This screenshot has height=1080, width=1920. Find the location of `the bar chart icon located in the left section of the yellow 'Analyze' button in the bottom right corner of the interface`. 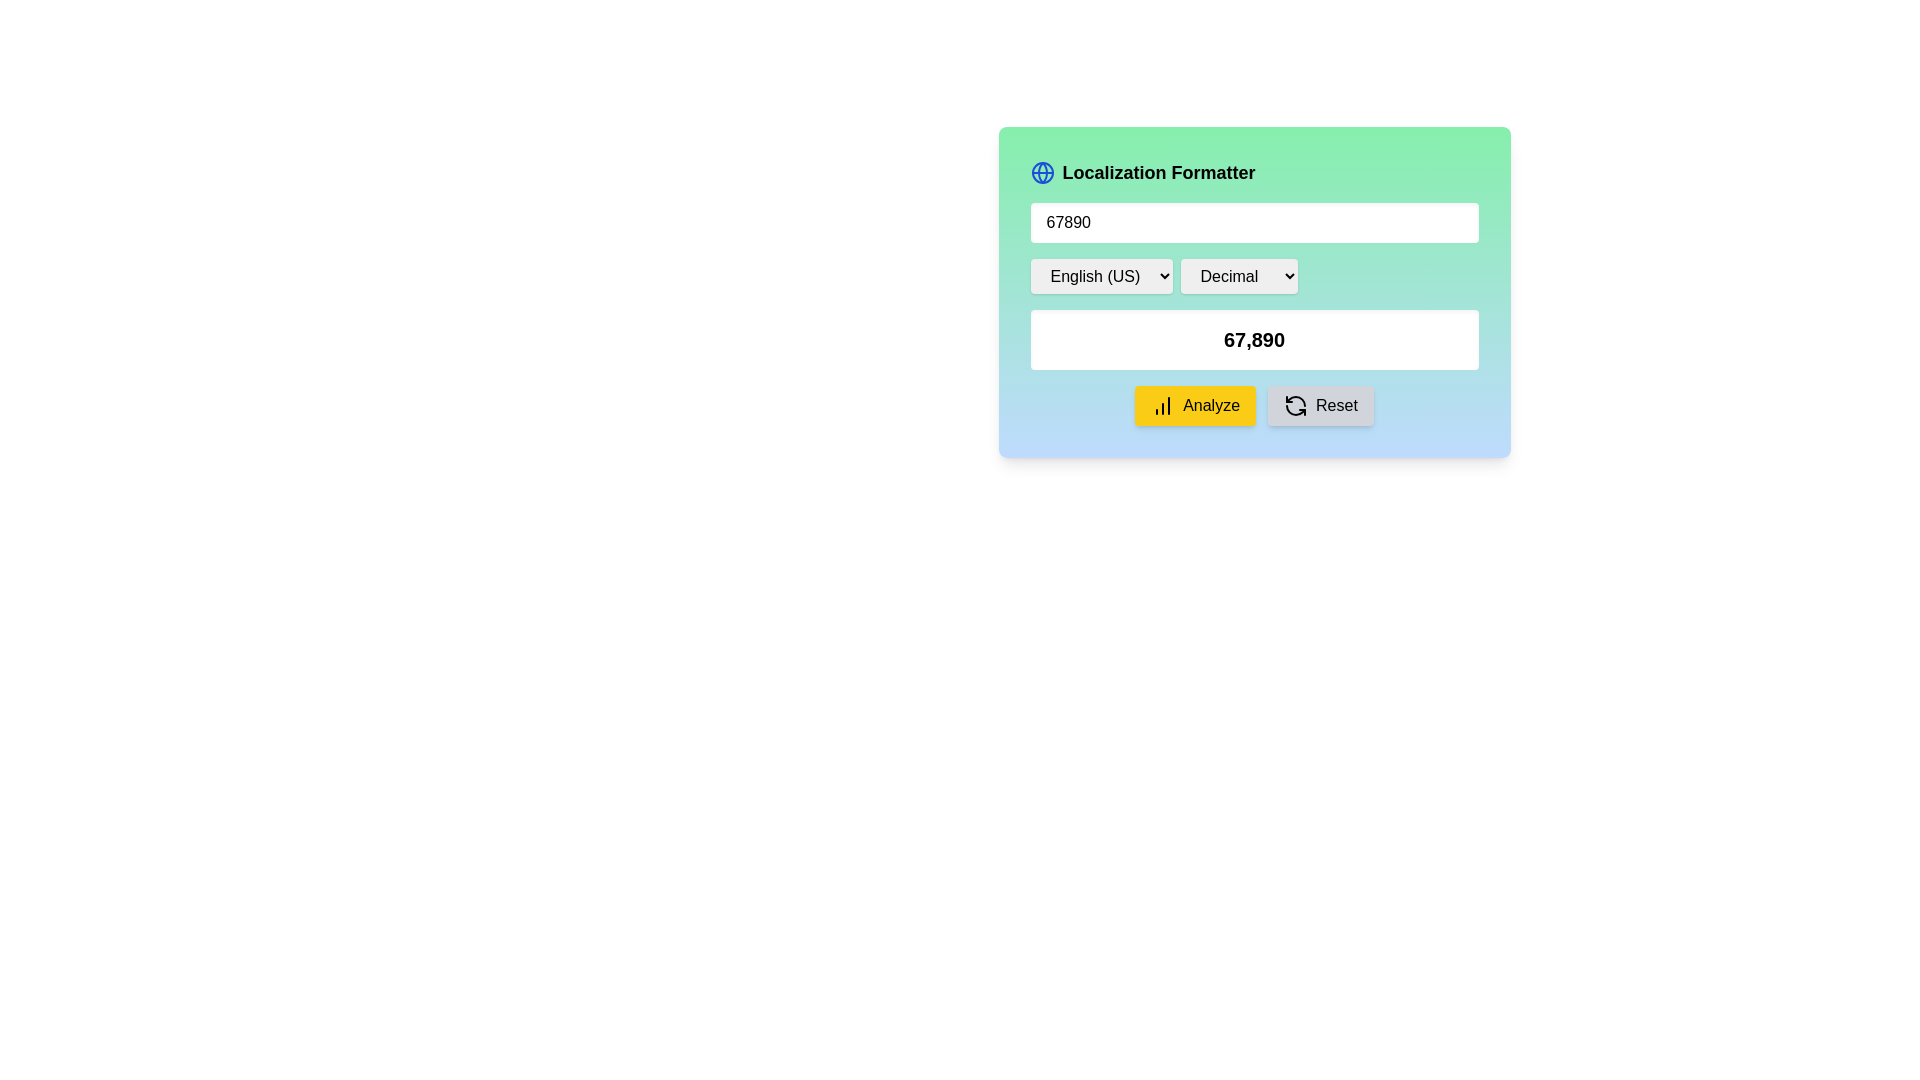

the bar chart icon located in the left section of the yellow 'Analyze' button in the bottom right corner of the interface is located at coordinates (1163, 405).